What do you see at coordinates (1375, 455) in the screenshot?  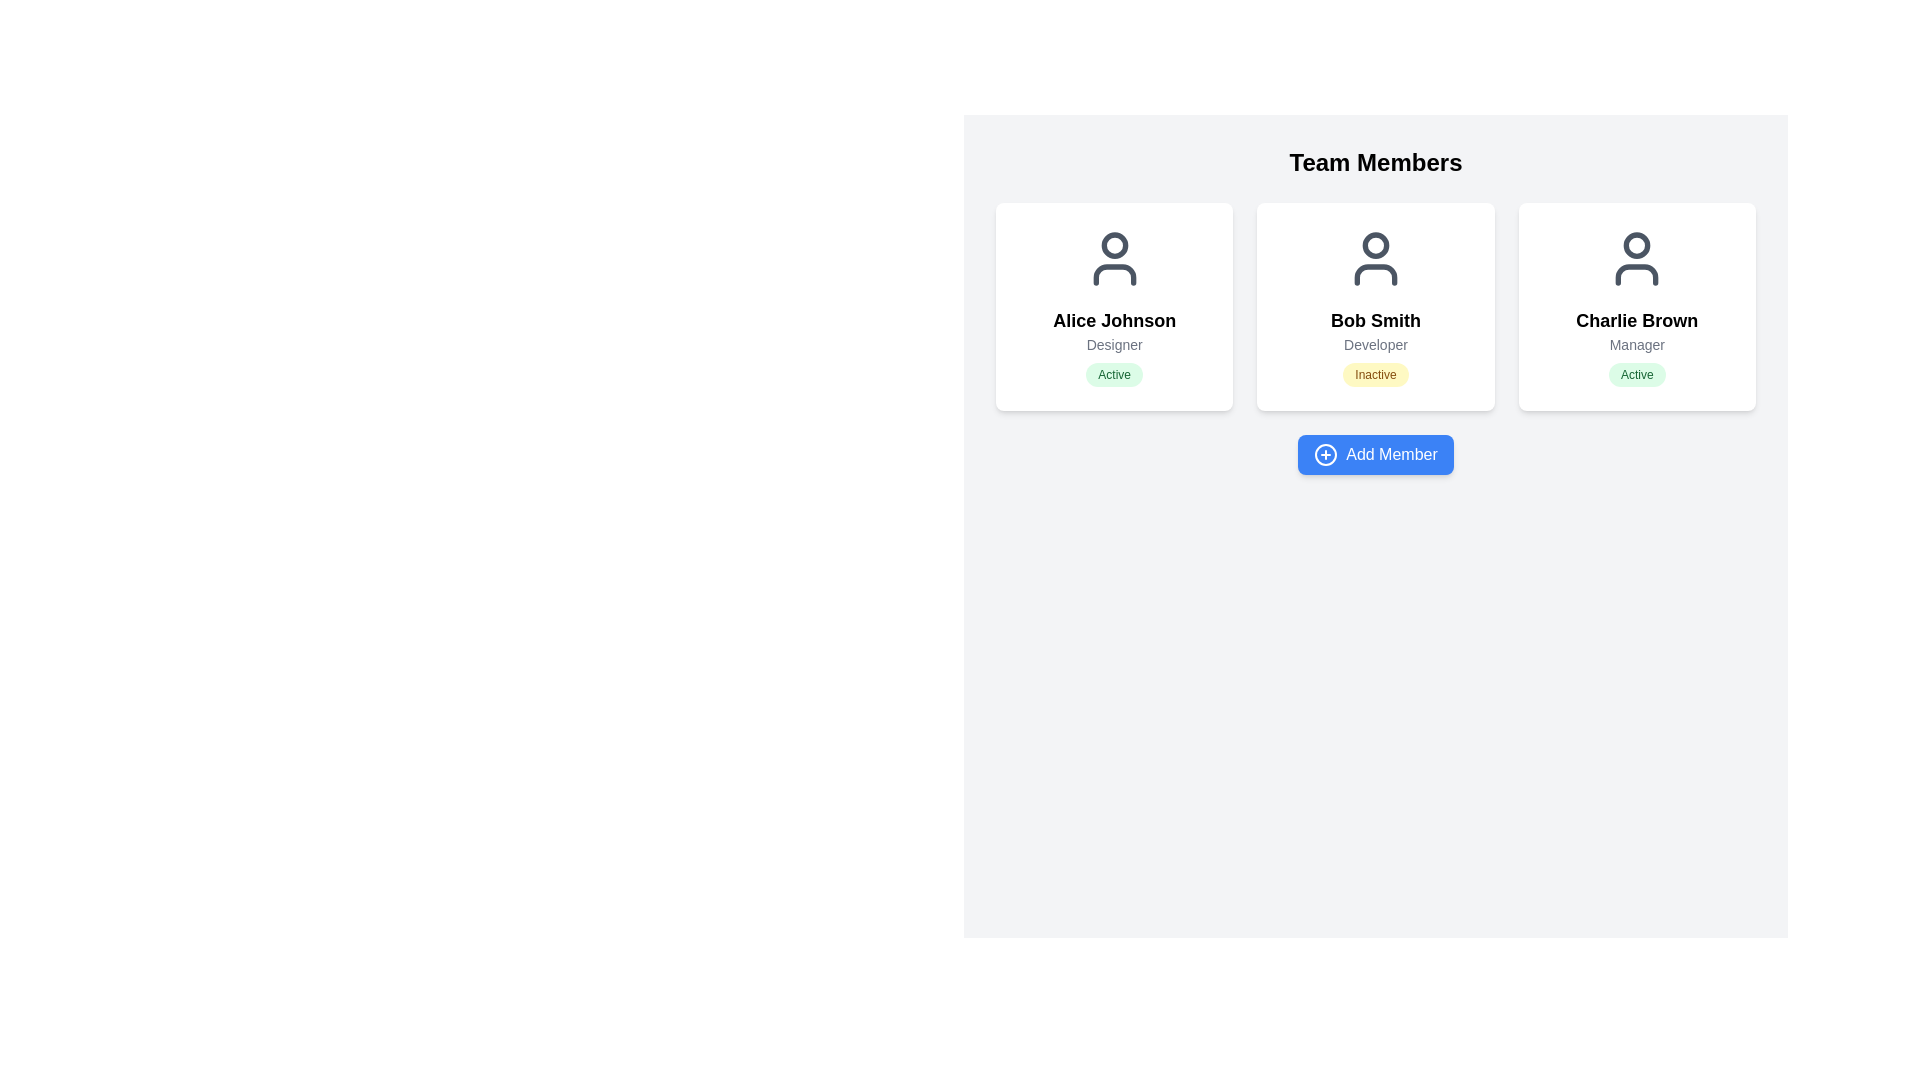 I see `the button located below the user cards 'Alice Johnson', 'Bob Smith', and 'Charlie Brown' in the 'Team Members' section` at bounding box center [1375, 455].